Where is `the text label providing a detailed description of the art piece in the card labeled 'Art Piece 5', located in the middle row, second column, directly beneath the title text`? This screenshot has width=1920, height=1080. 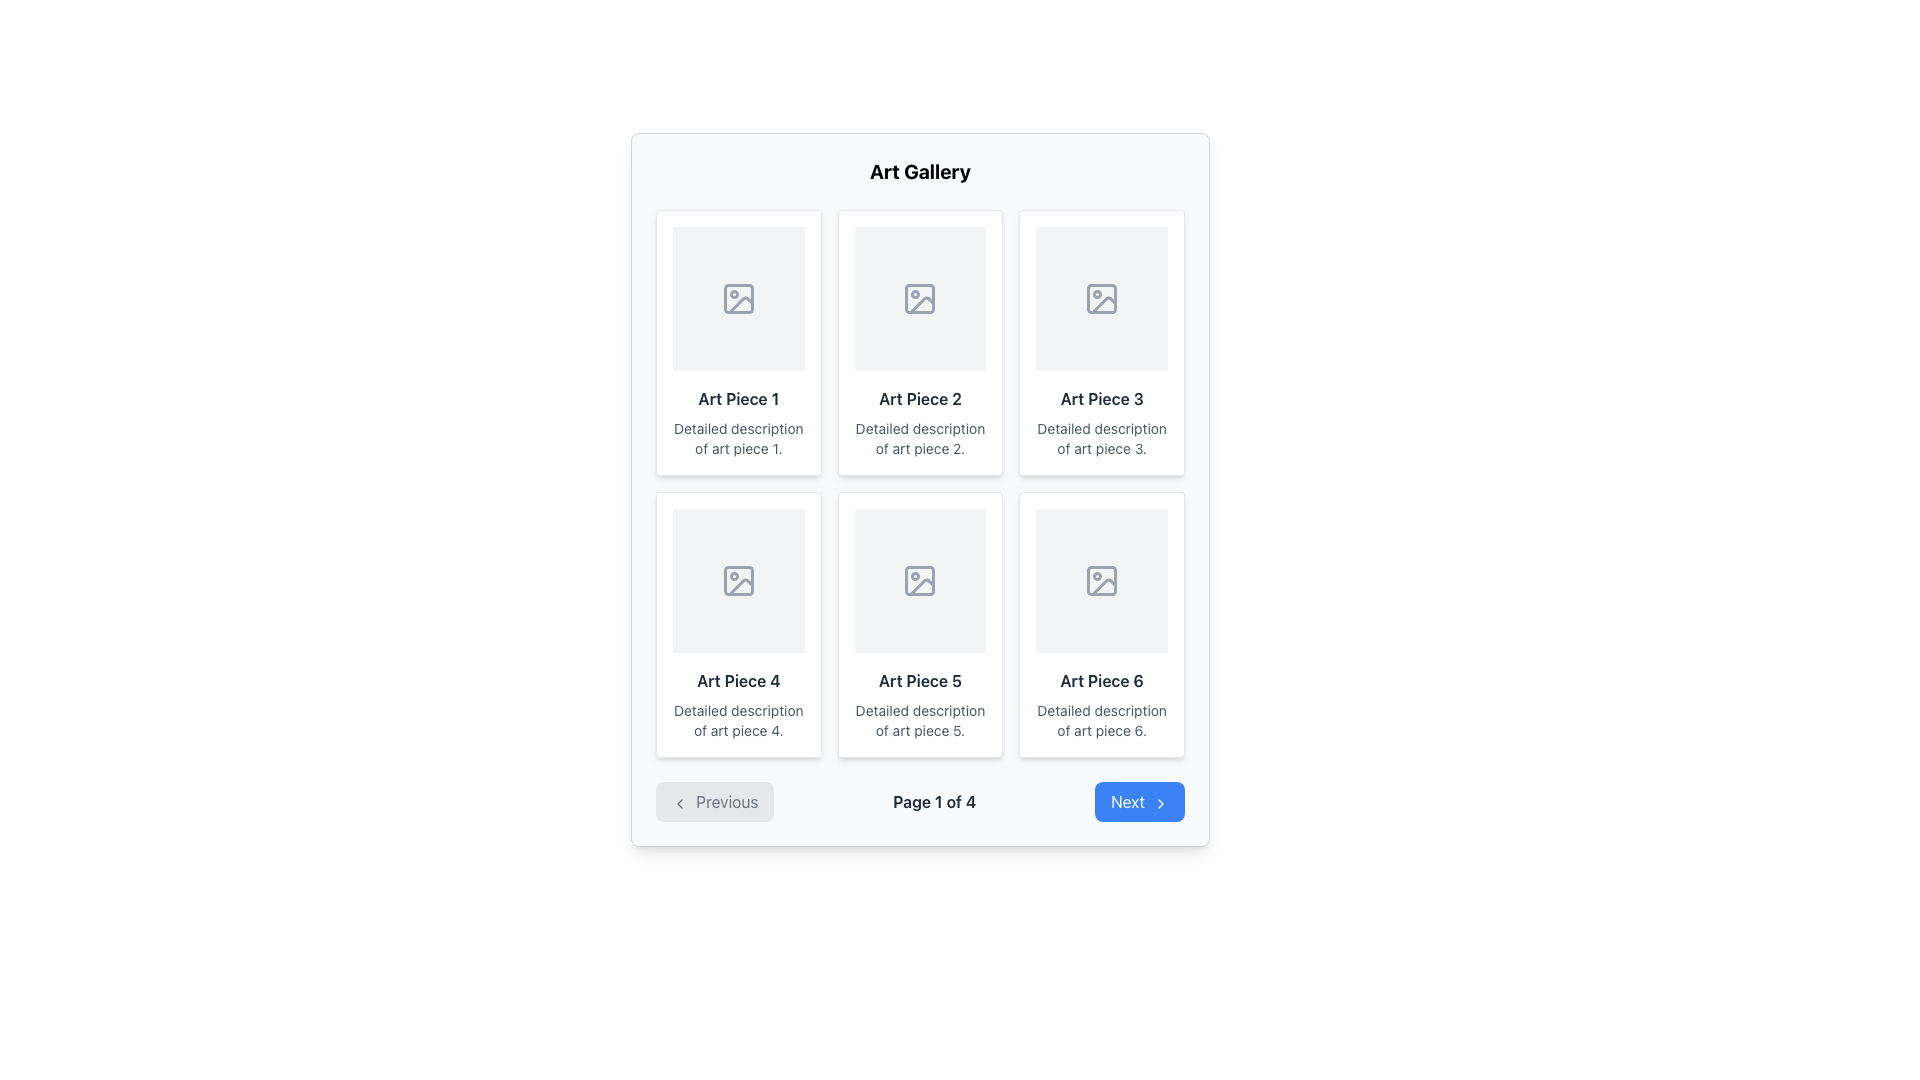
the text label providing a detailed description of the art piece in the card labeled 'Art Piece 5', located in the middle row, second column, directly beneath the title text is located at coordinates (919, 721).